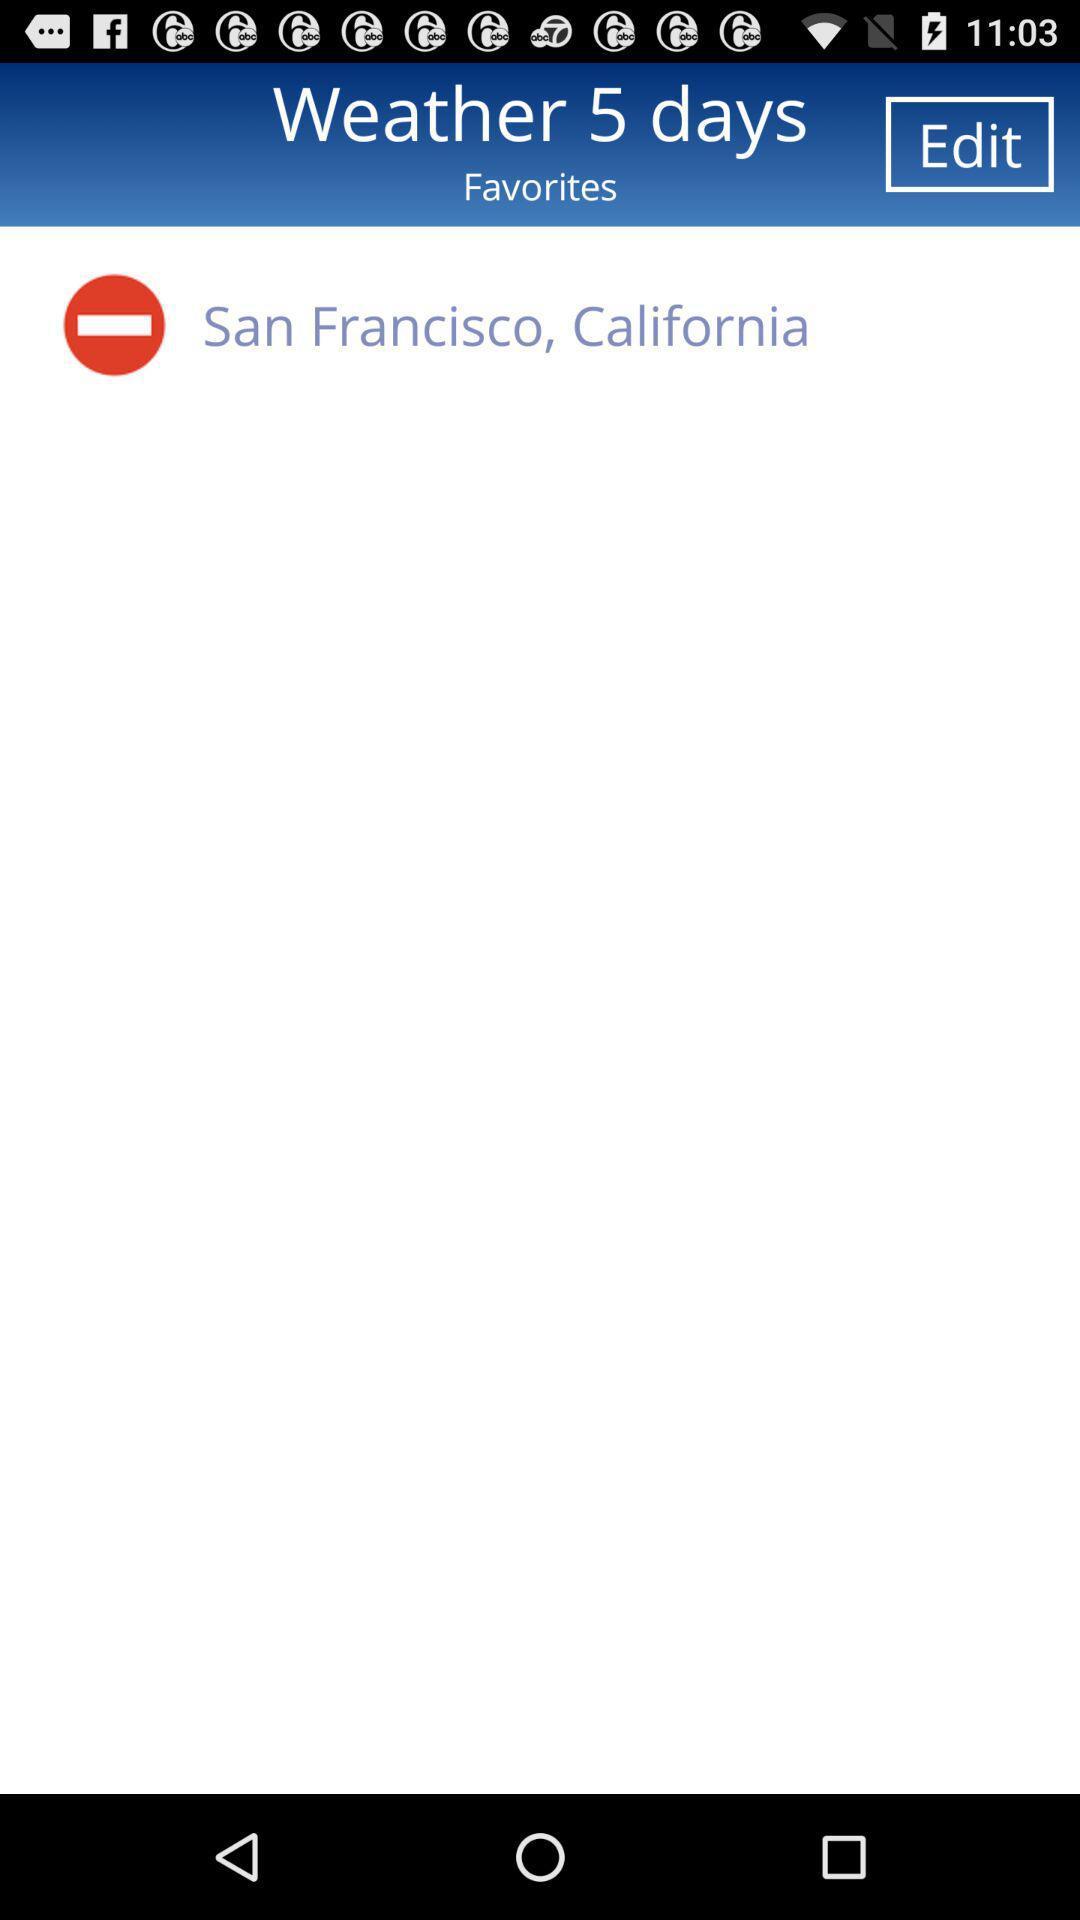 This screenshot has height=1920, width=1080. I want to click on item next to aa item, so click(505, 324).